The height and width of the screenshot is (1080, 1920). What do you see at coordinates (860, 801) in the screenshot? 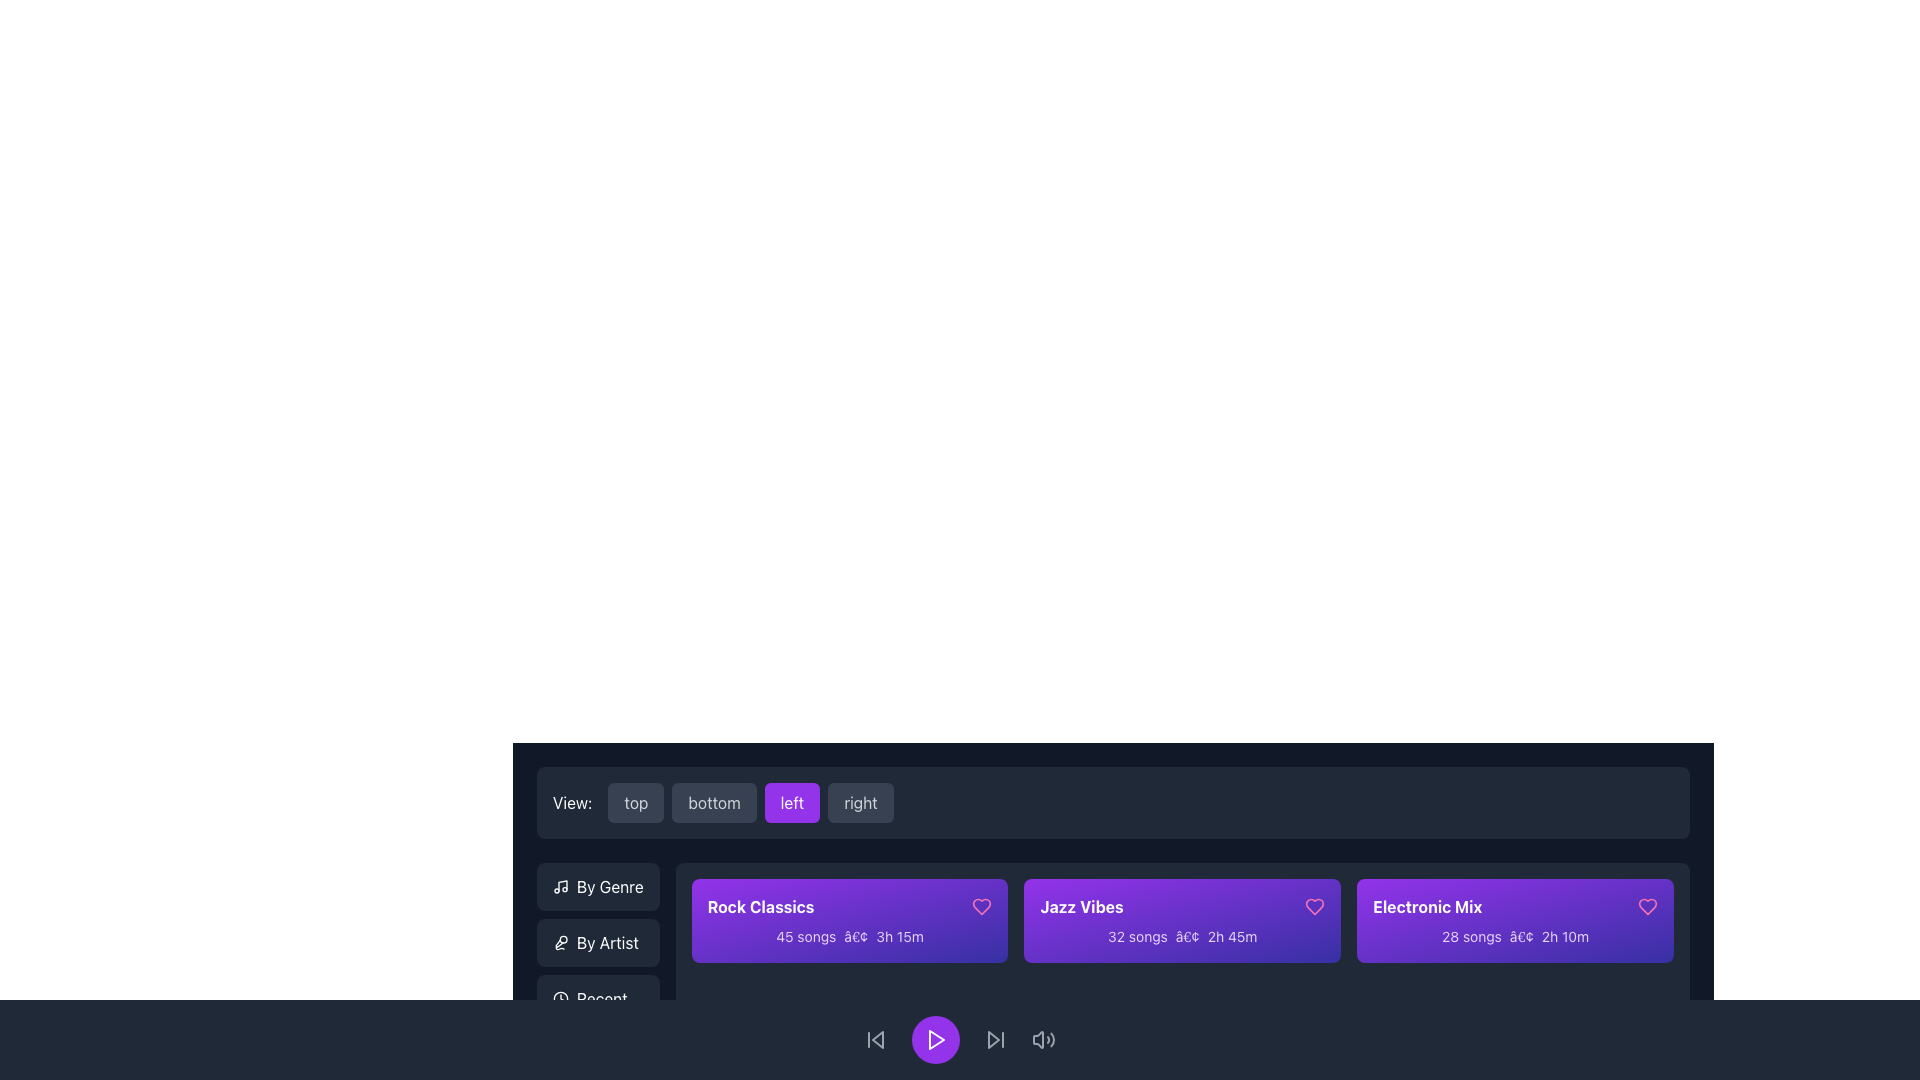
I see `the button labeled 'right', which is the fourth button in a horizontal group of four buttons, to observe the hover effect` at bounding box center [860, 801].